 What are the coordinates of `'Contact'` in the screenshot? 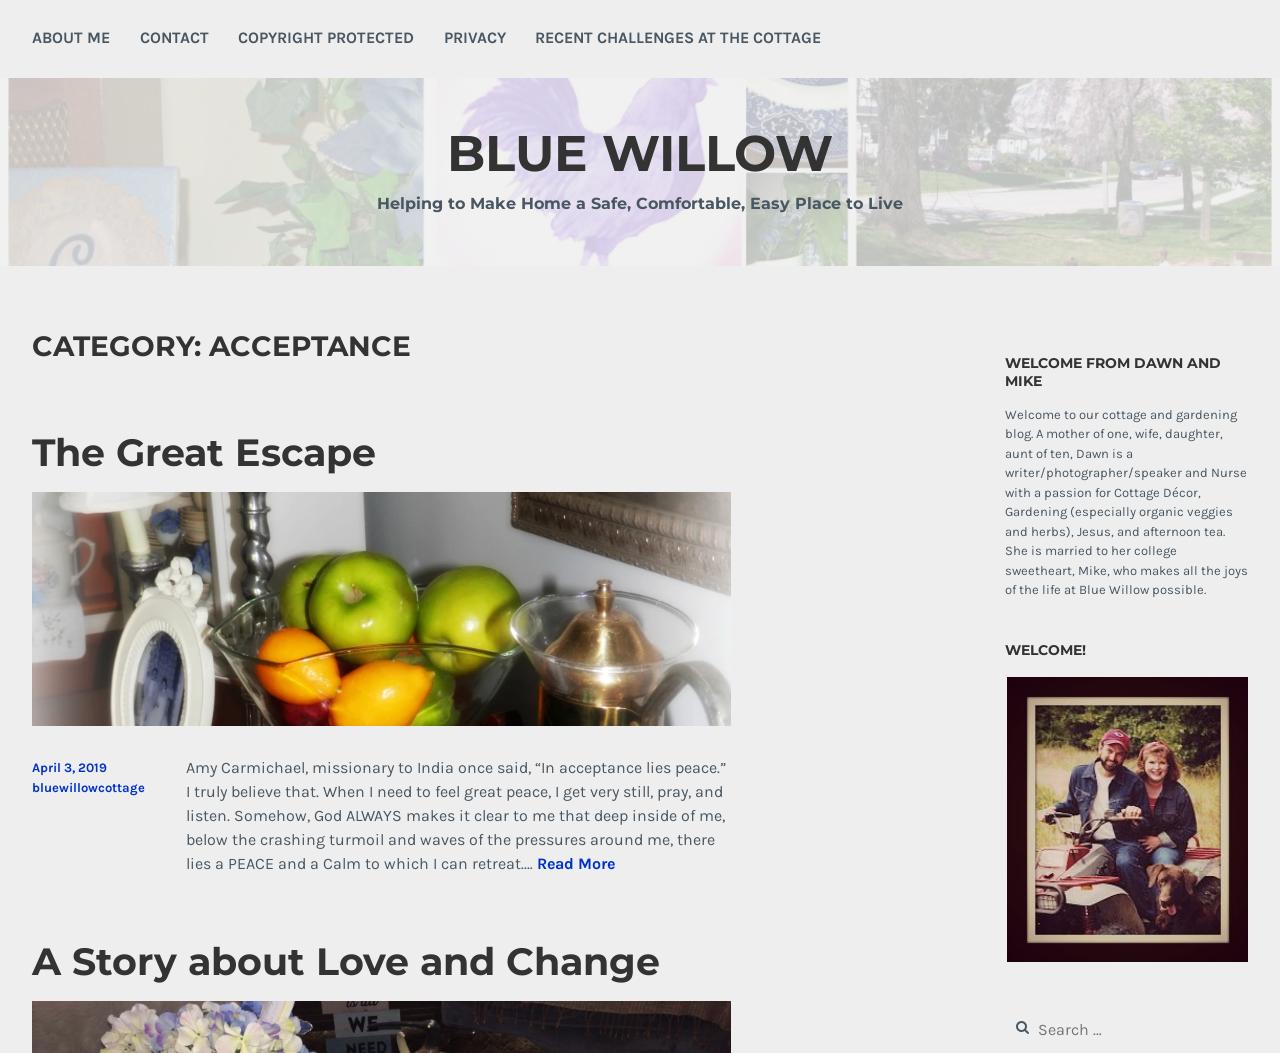 It's located at (173, 36).